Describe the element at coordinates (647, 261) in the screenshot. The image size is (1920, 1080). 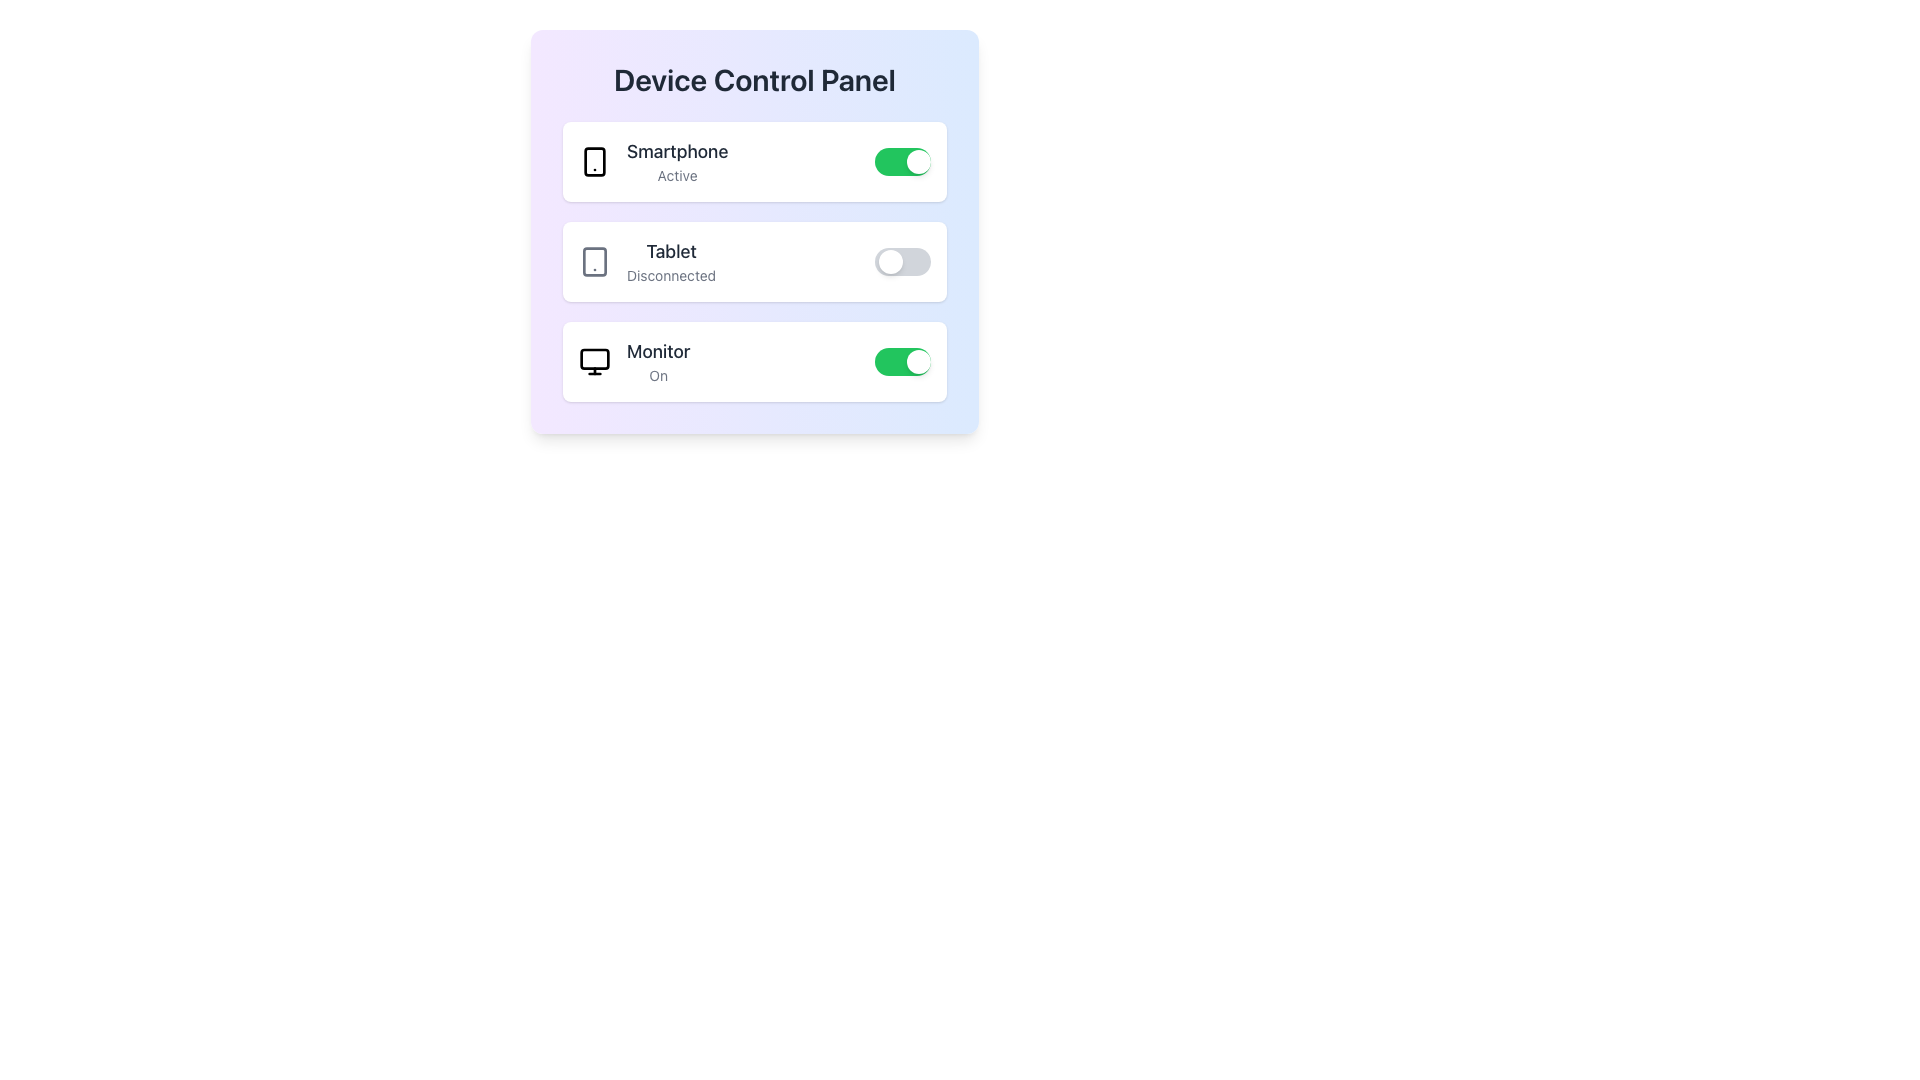
I see `the status of the 'Tablet' informational display block, which shows 'Disconnected' in grey font, located in the Device Control Panel interface` at that location.